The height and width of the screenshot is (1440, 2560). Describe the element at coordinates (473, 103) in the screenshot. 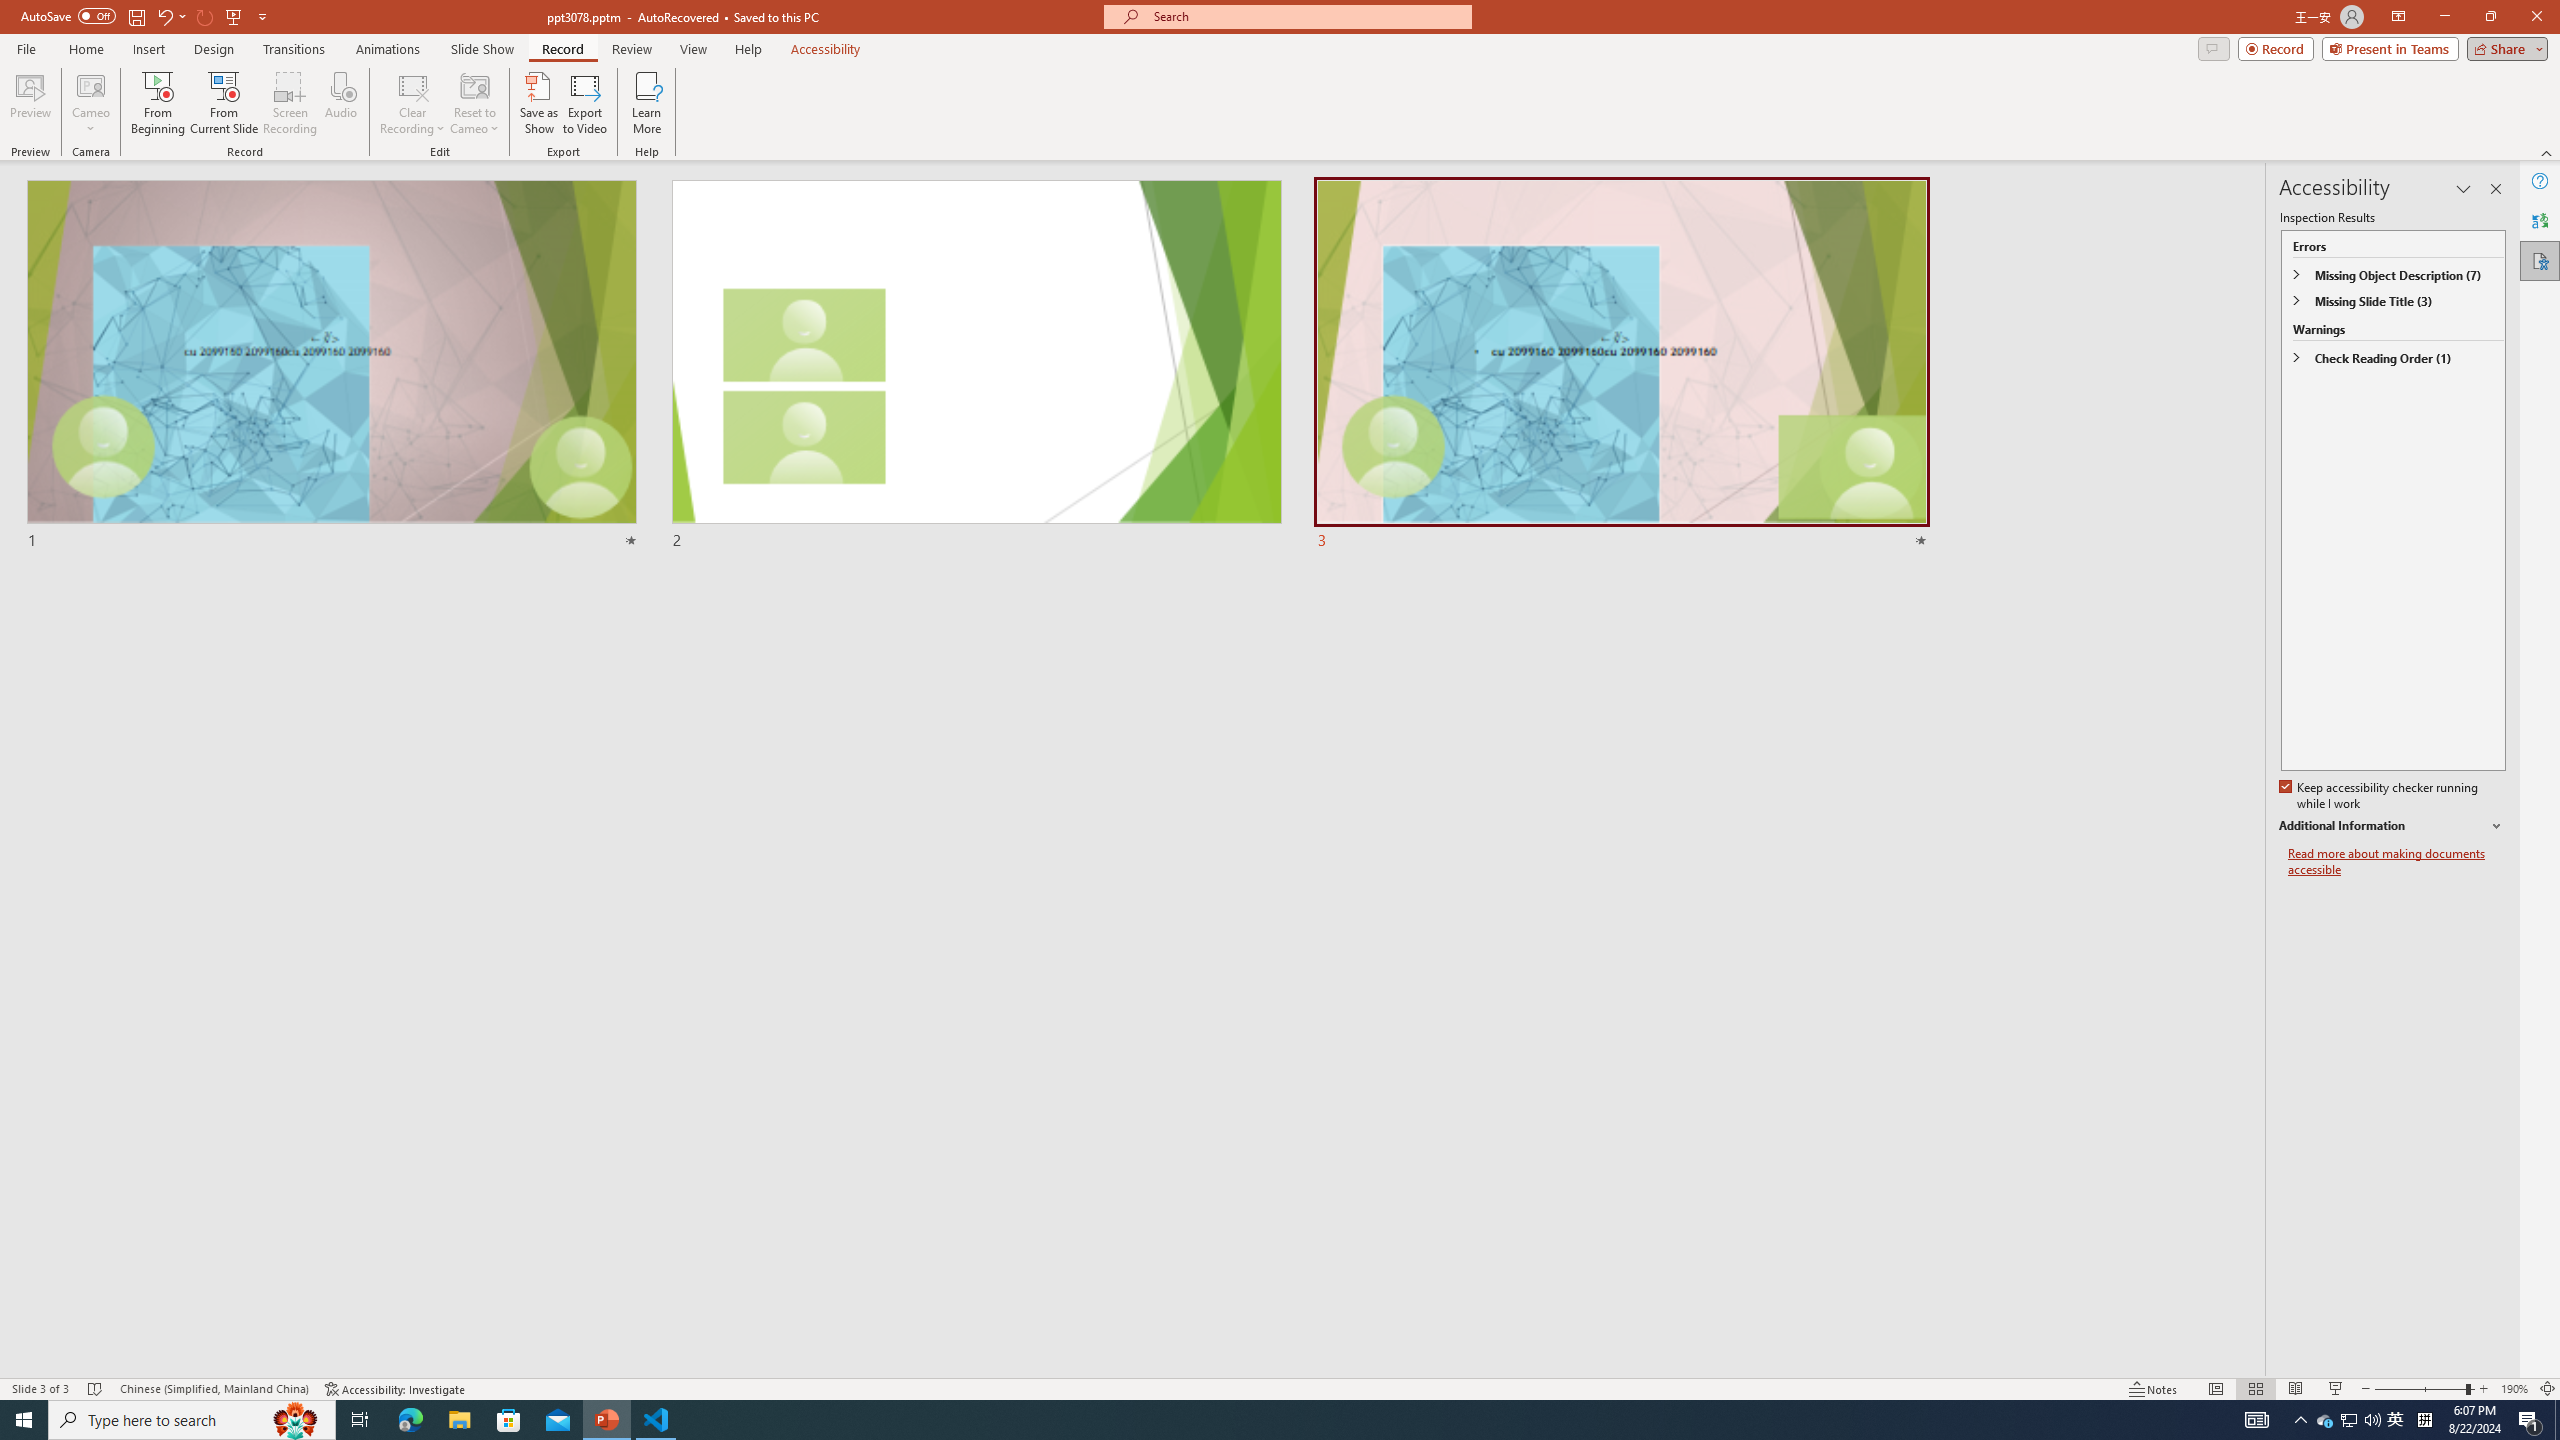

I see `'Reset to Cameo'` at that location.